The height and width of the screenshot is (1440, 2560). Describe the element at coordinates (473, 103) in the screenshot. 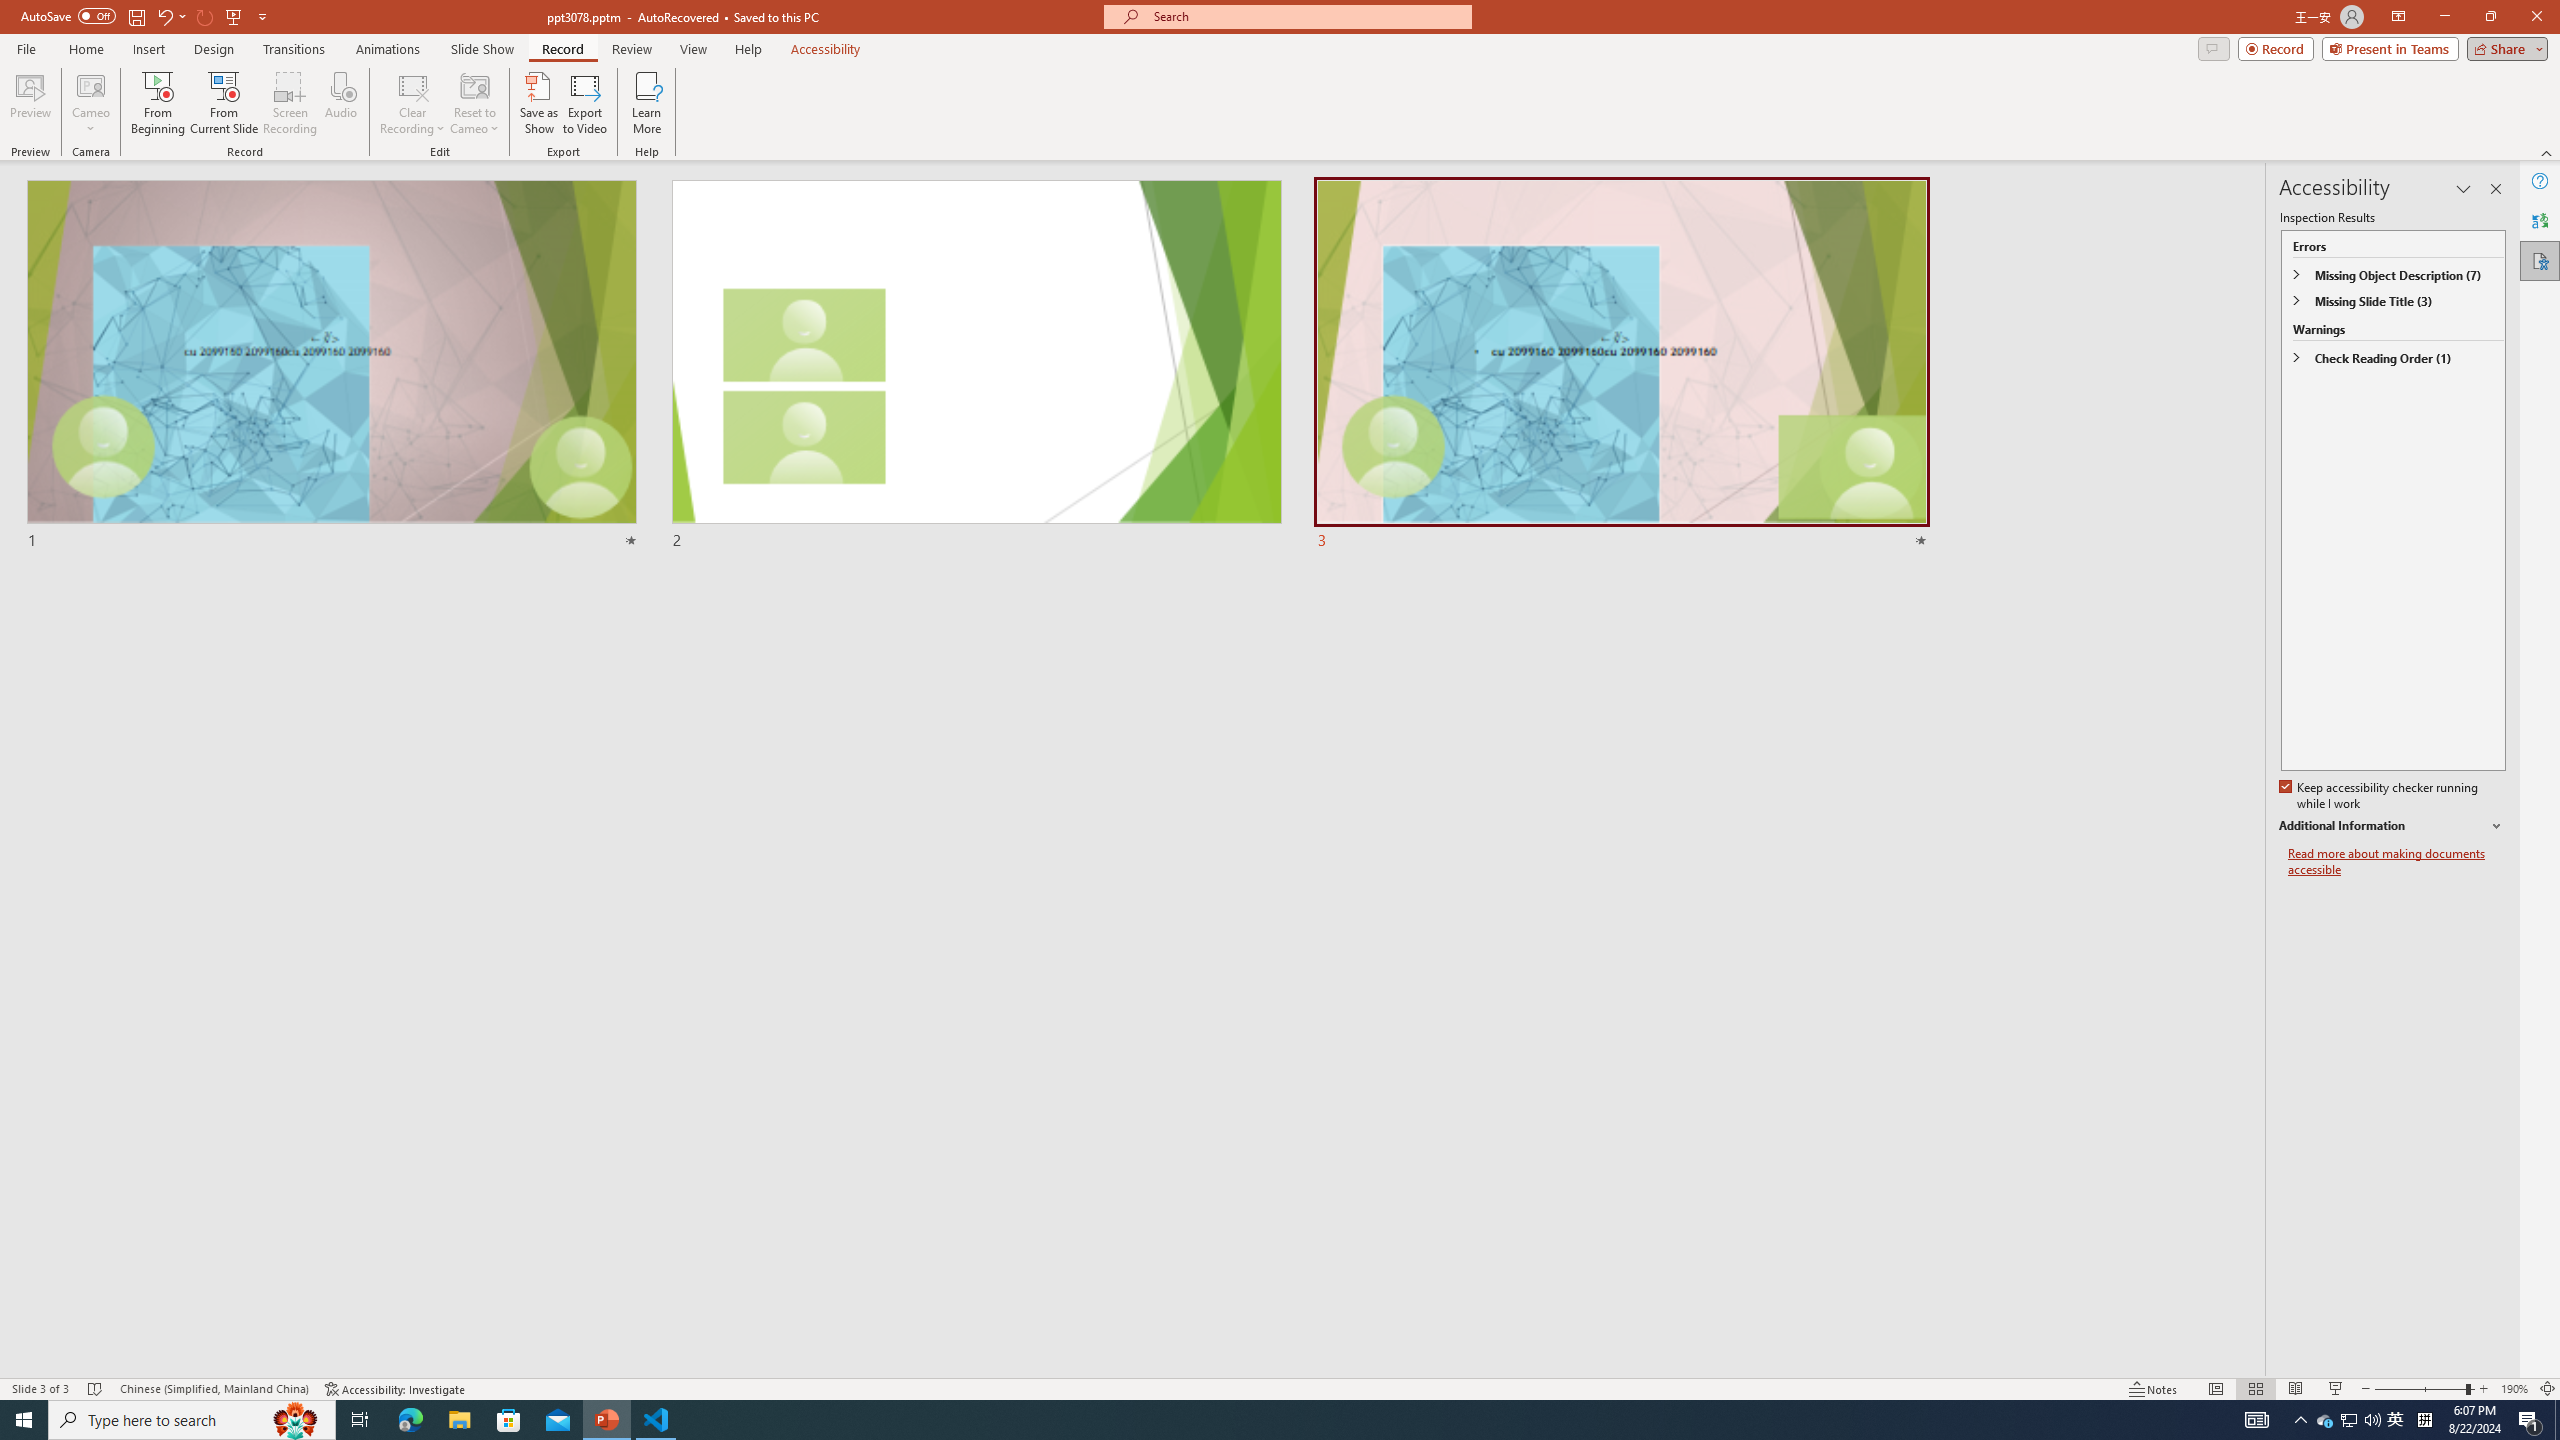

I see `'Reset to Cameo'` at that location.